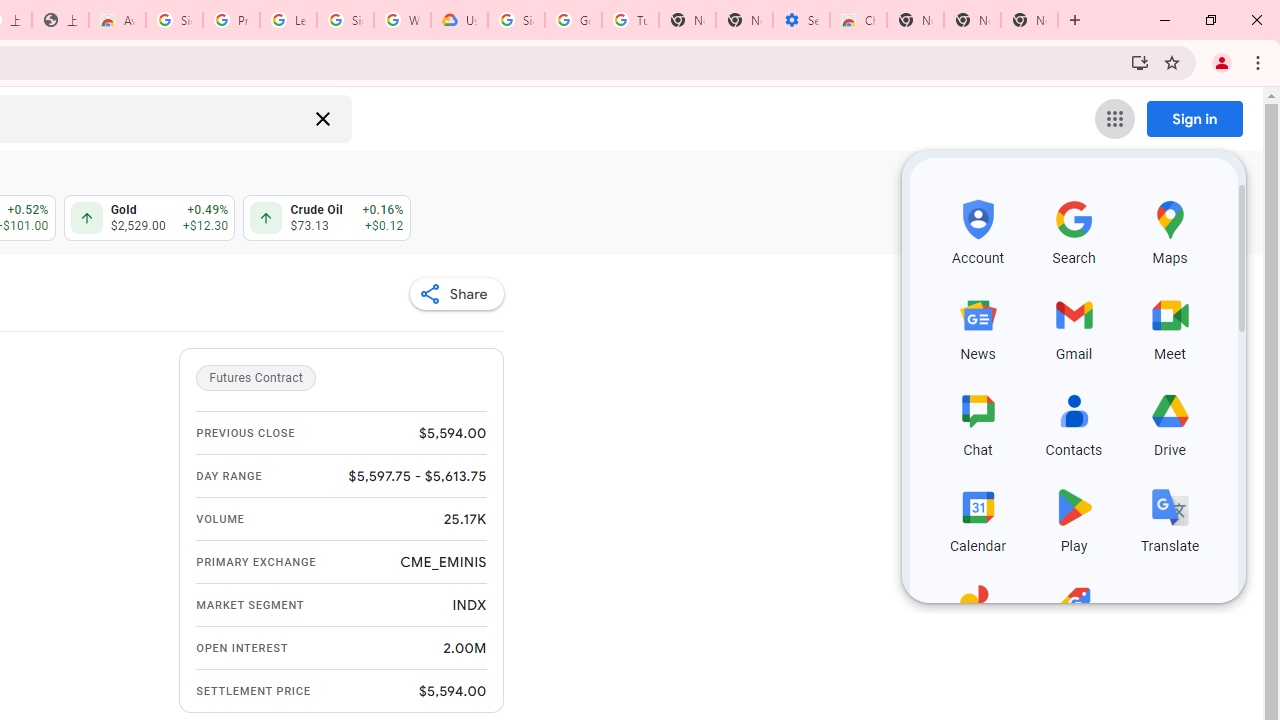 The height and width of the screenshot is (720, 1280). What do you see at coordinates (116, 20) in the screenshot?
I see `'Awesome Screen Recorder & Screenshot - Chrome Web Store'` at bounding box center [116, 20].